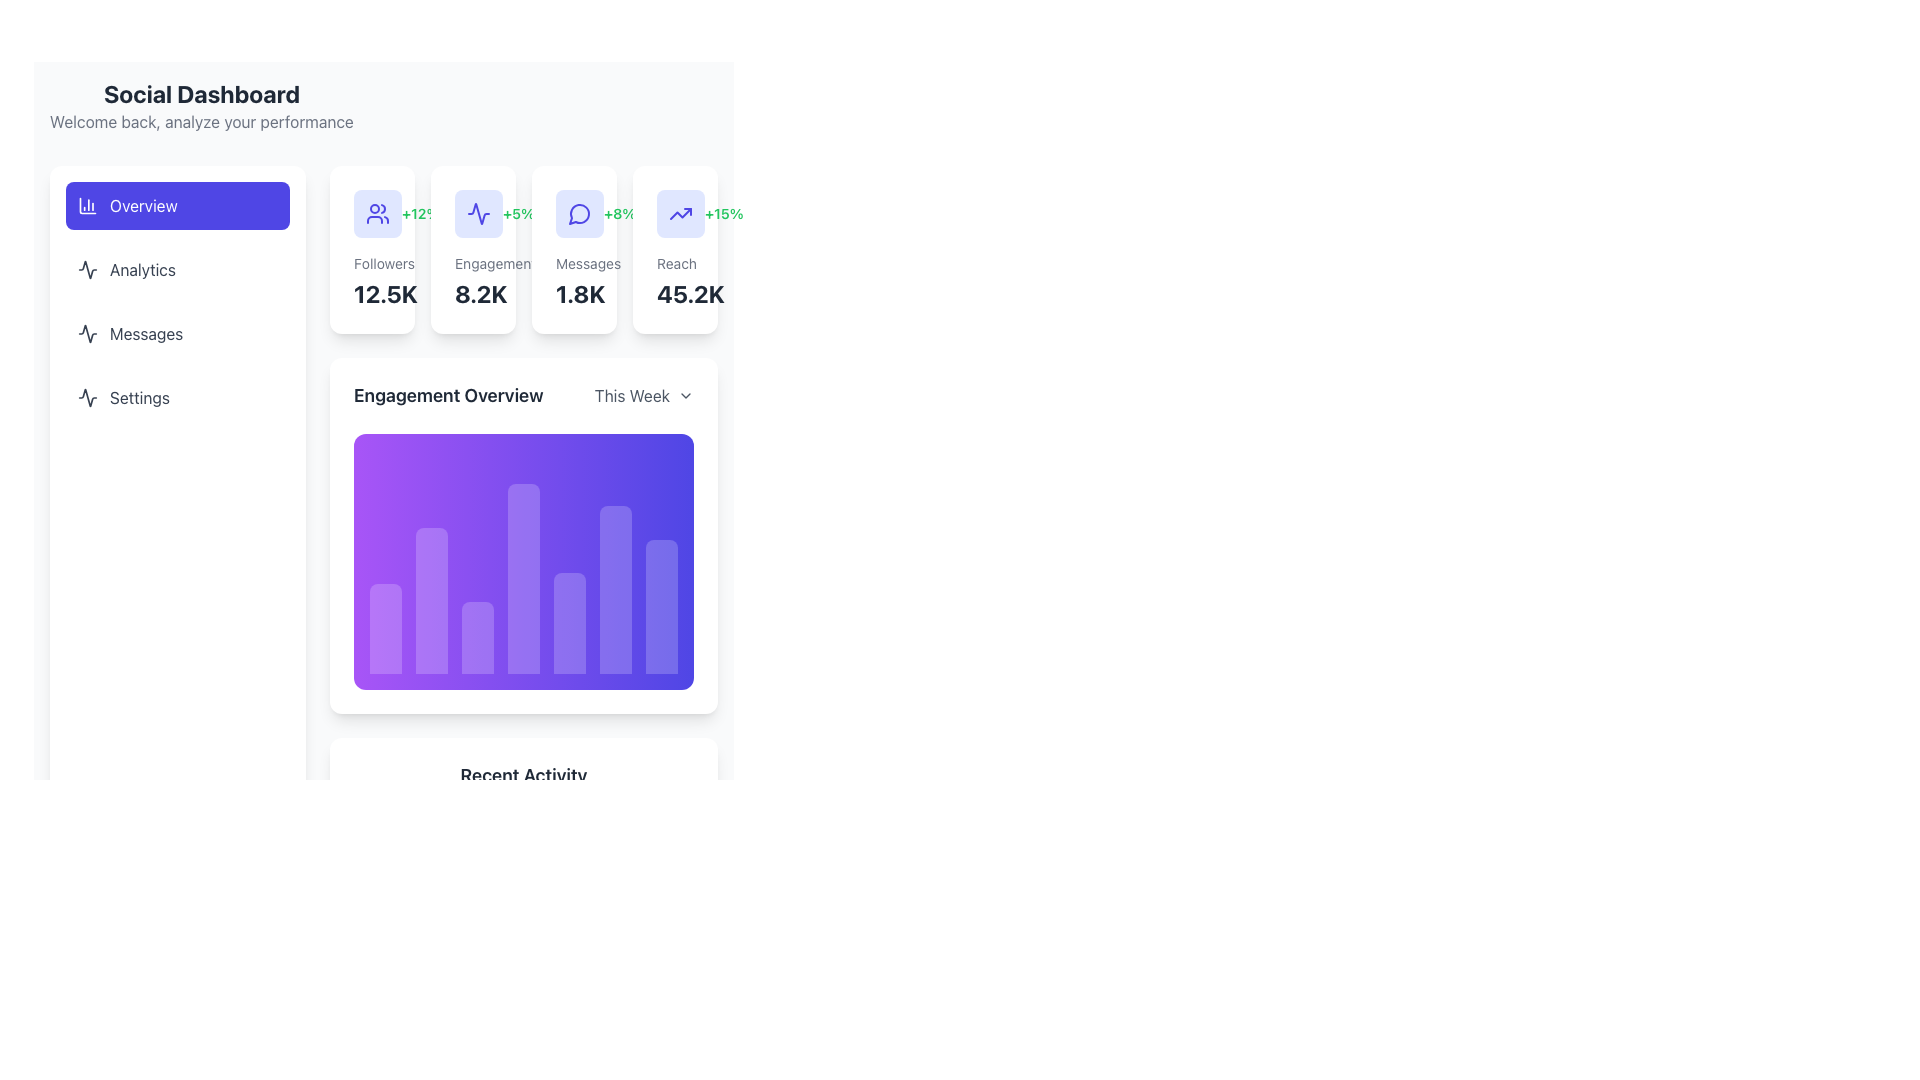 This screenshot has height=1080, width=1920. What do you see at coordinates (478, 213) in the screenshot?
I see `the second metric card from the left in the horizontal group of engagement metrics, which represents engagement statistics` at bounding box center [478, 213].